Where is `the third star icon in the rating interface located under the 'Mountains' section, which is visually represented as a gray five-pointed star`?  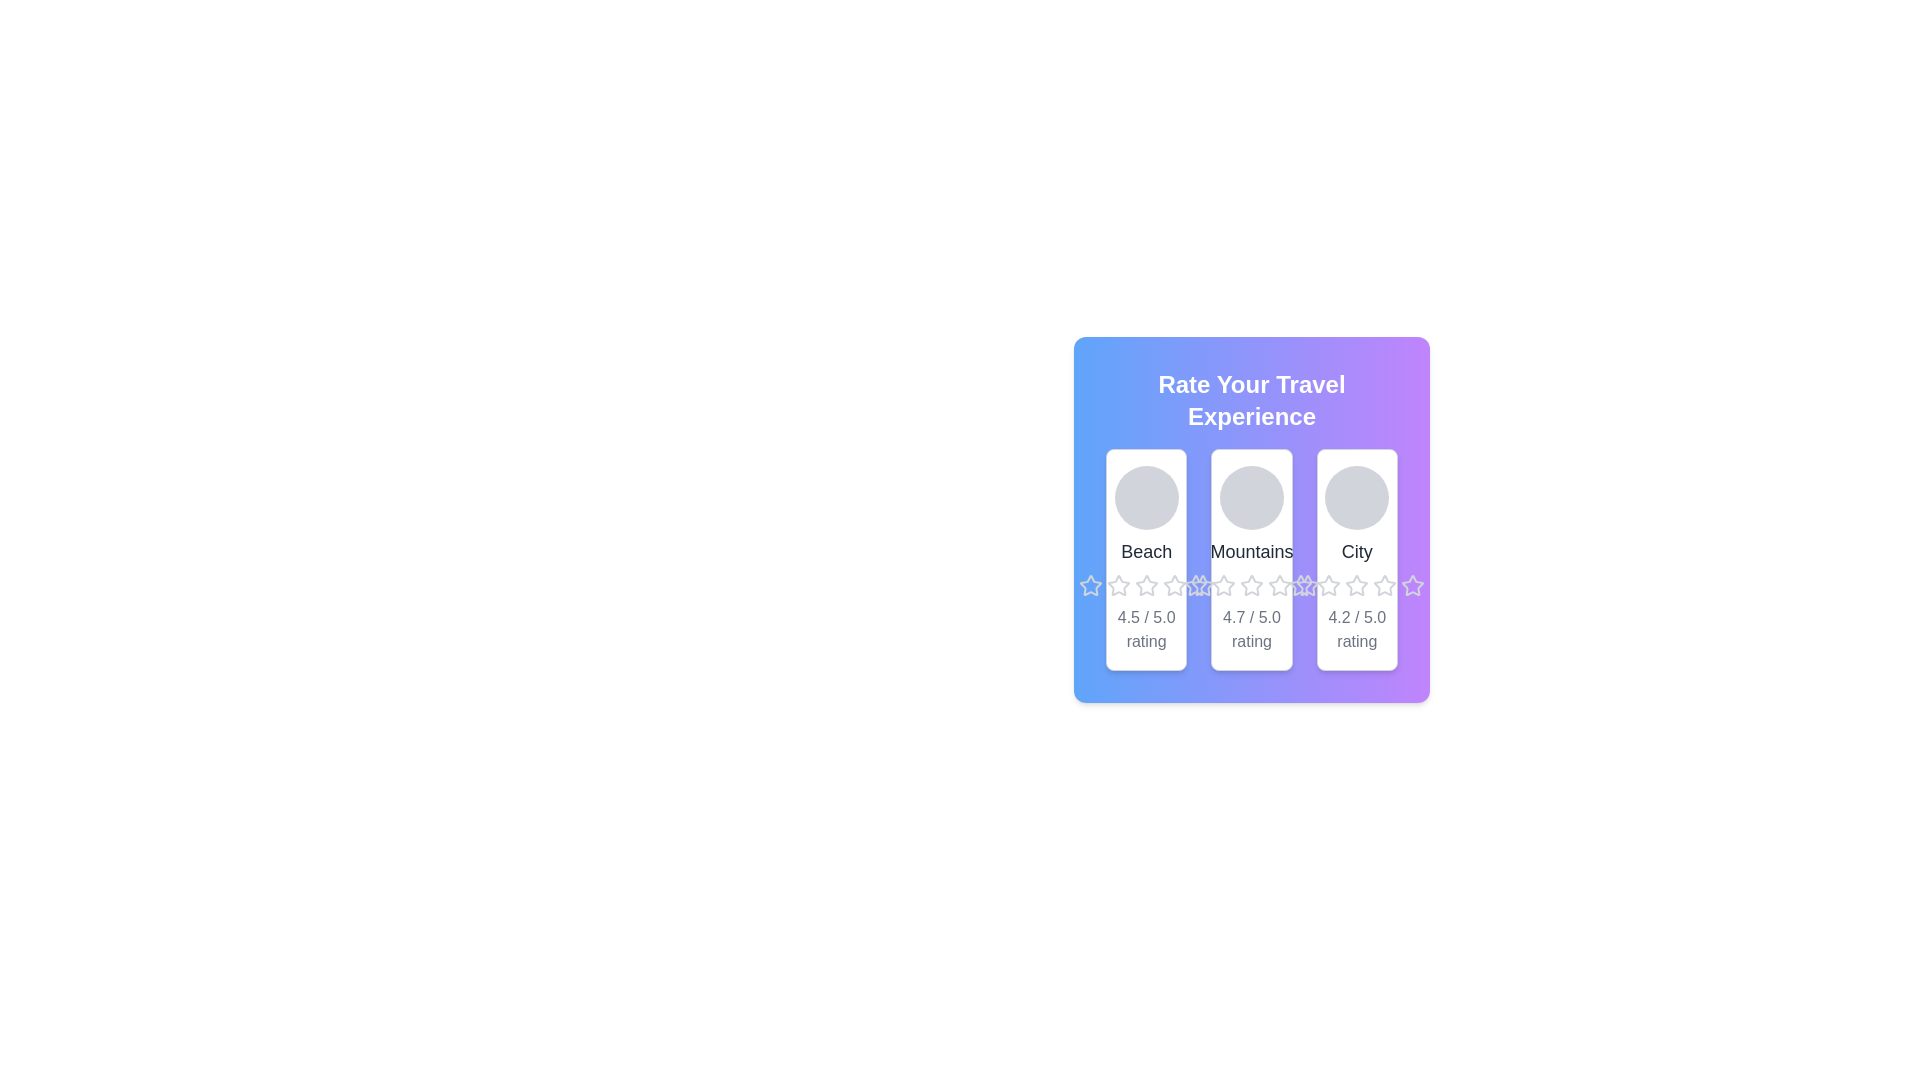 the third star icon in the rating interface located under the 'Mountains' section, which is visually represented as a gray five-pointed star is located at coordinates (1223, 585).